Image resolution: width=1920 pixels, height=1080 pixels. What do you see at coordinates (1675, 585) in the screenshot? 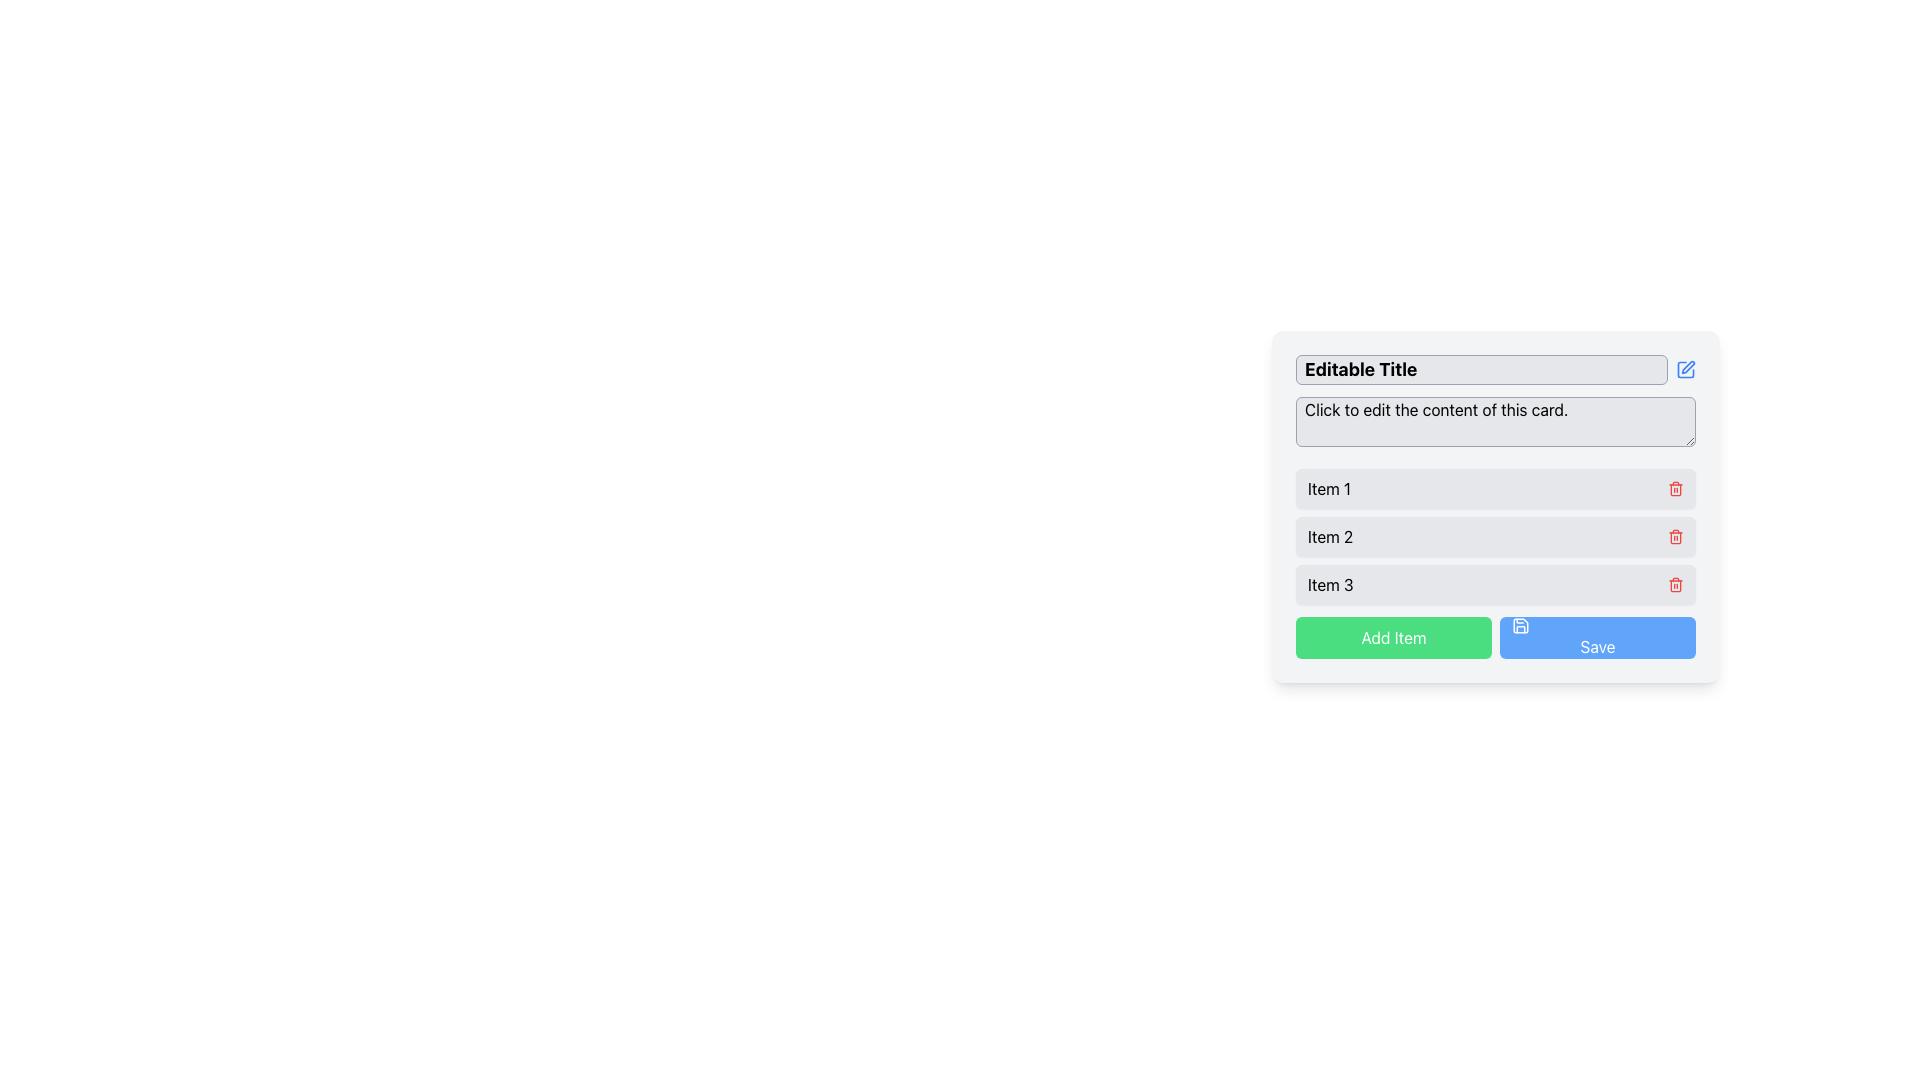
I see `the interactive trash can icon located to the right of 'Item 3' by tabbing through the elements` at bounding box center [1675, 585].